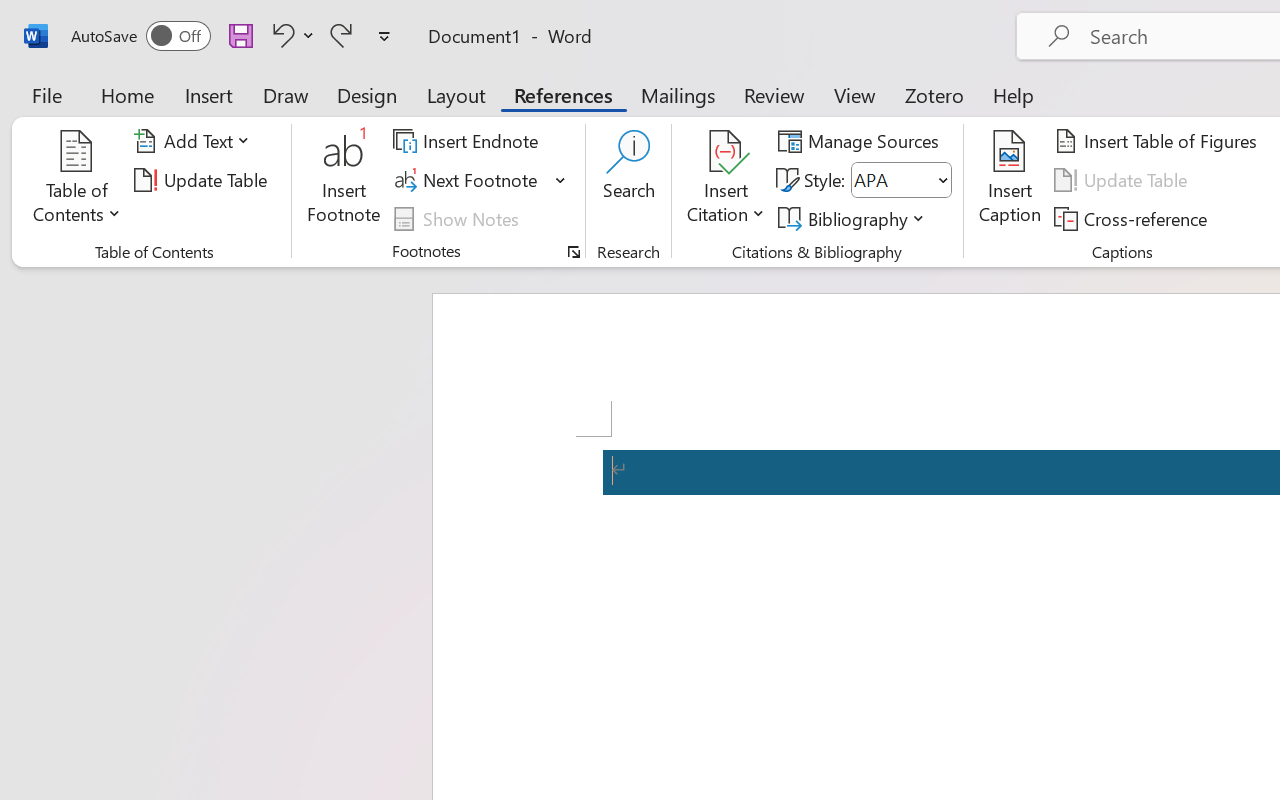 The height and width of the screenshot is (800, 1280). Describe the element at coordinates (891, 178) in the screenshot. I see `'Style'` at that location.